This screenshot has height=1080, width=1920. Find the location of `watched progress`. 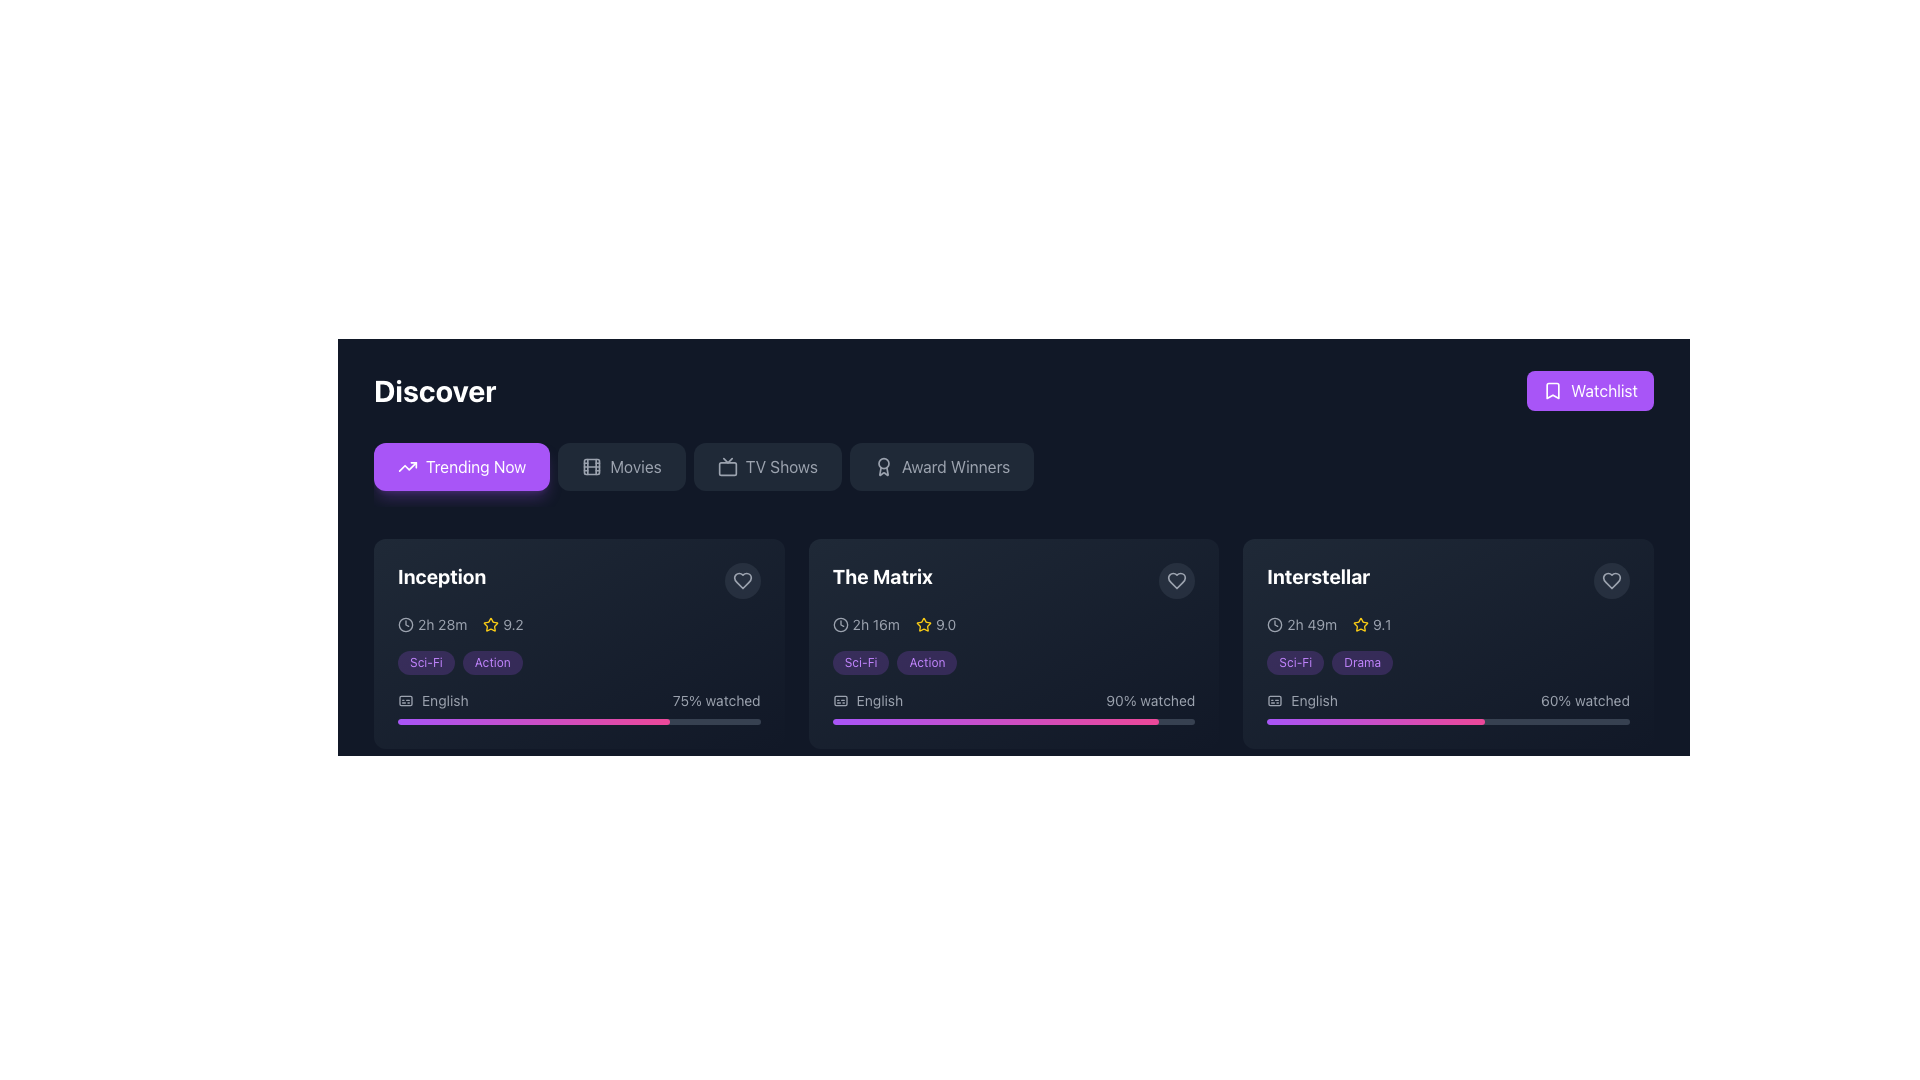

watched progress is located at coordinates (1414, 721).